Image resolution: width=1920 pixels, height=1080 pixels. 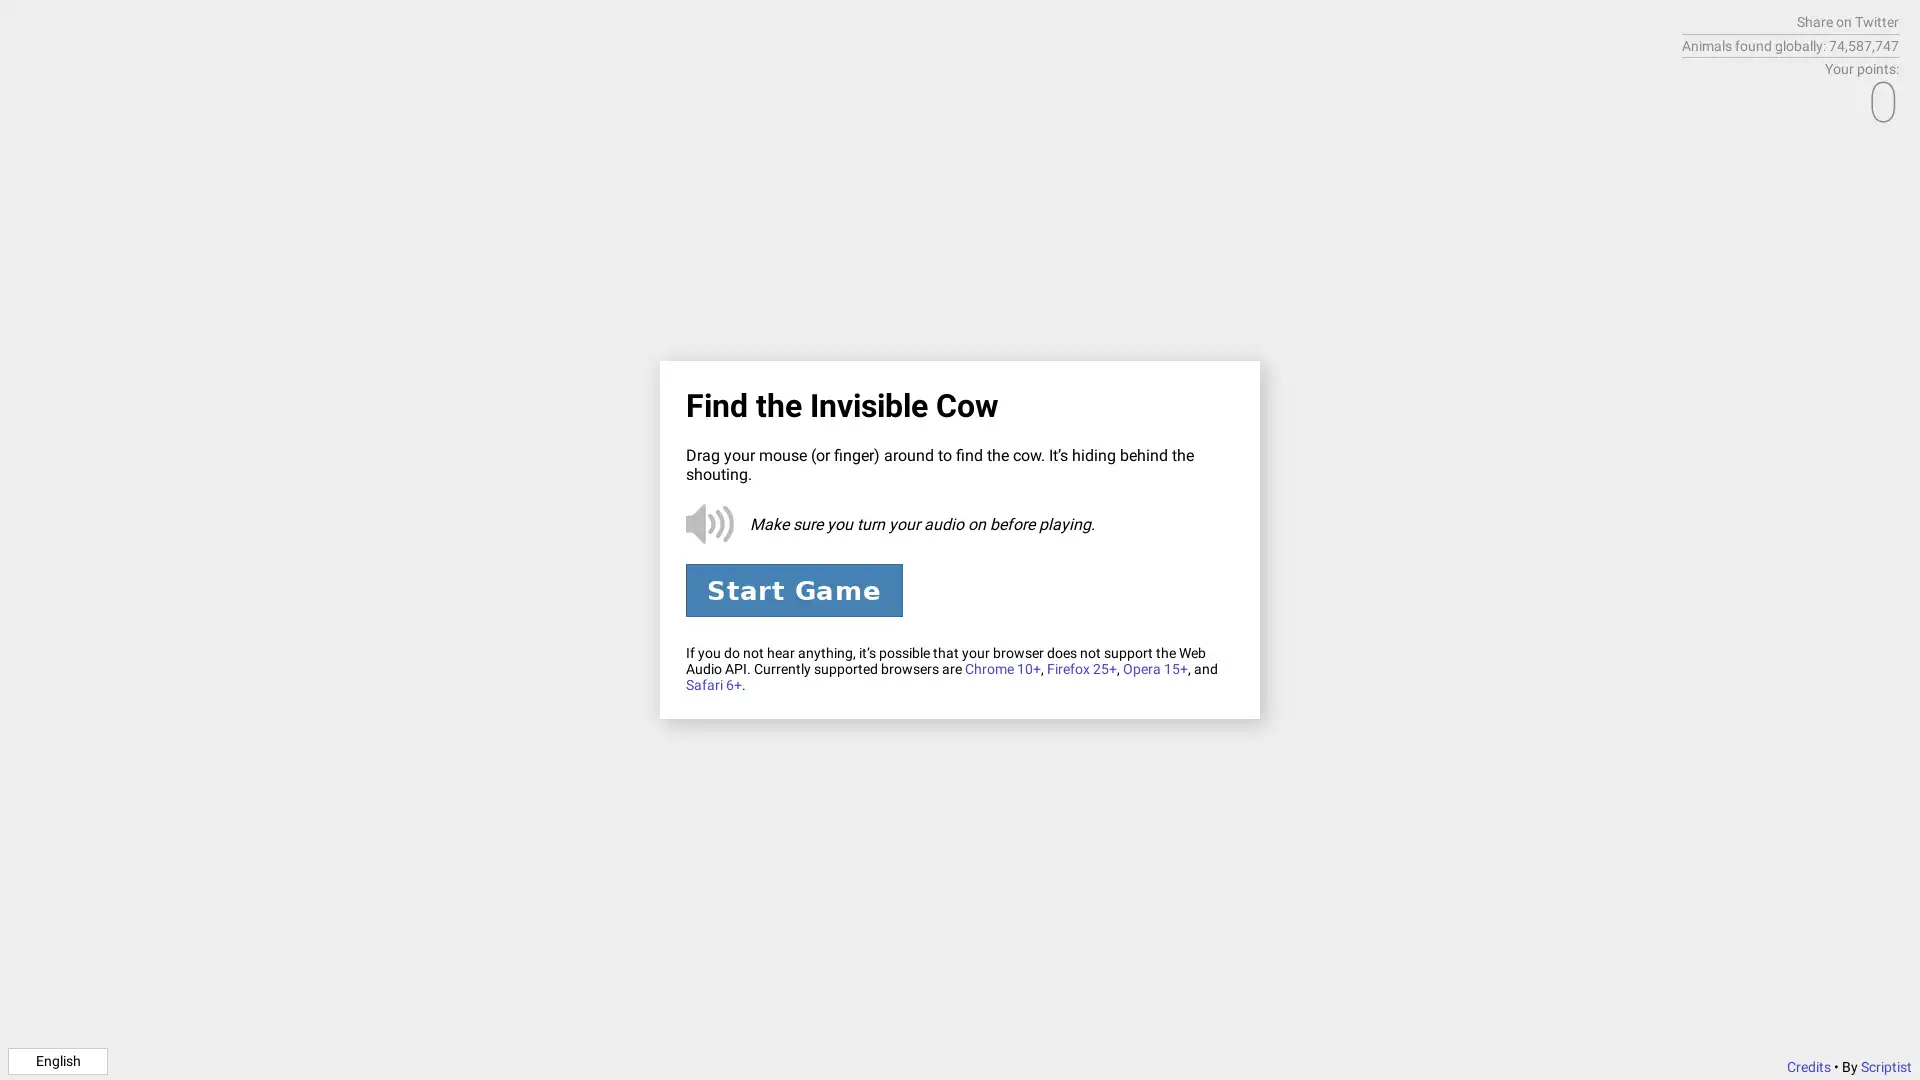 What do you see at coordinates (57, 1059) in the screenshot?
I see `English` at bounding box center [57, 1059].